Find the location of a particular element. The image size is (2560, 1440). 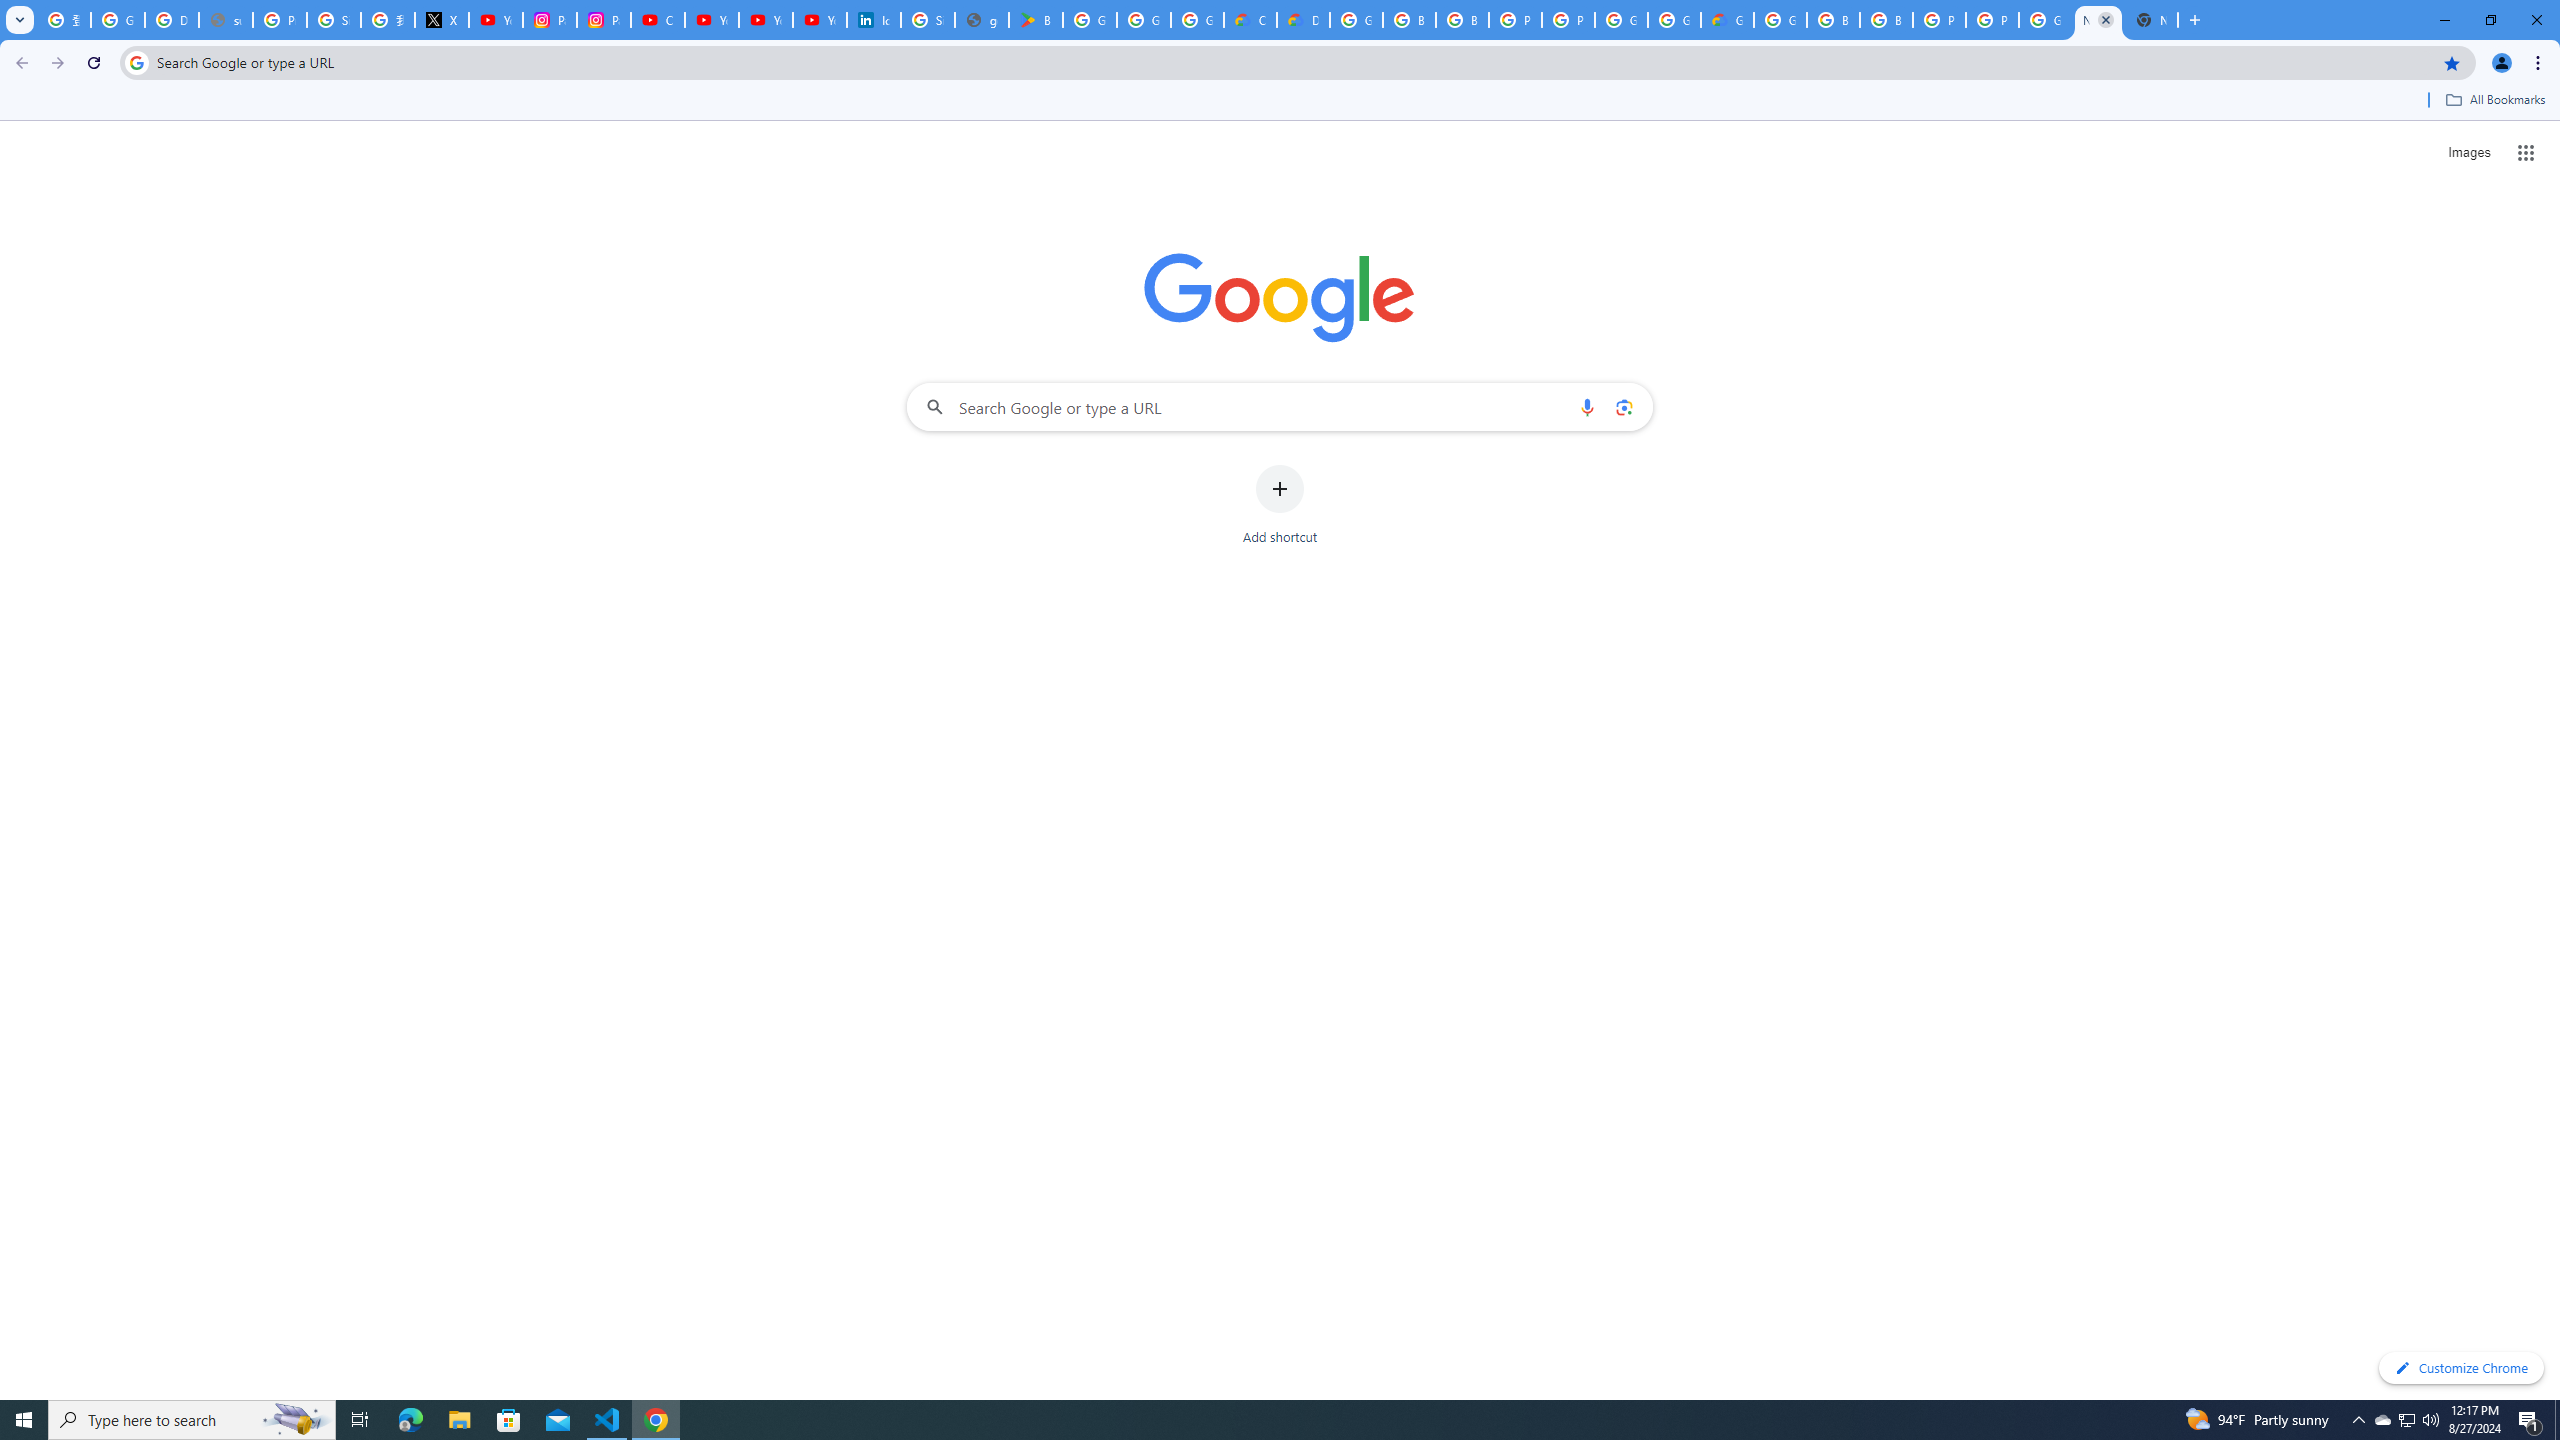

'support.google.com - Network error' is located at coordinates (224, 19).